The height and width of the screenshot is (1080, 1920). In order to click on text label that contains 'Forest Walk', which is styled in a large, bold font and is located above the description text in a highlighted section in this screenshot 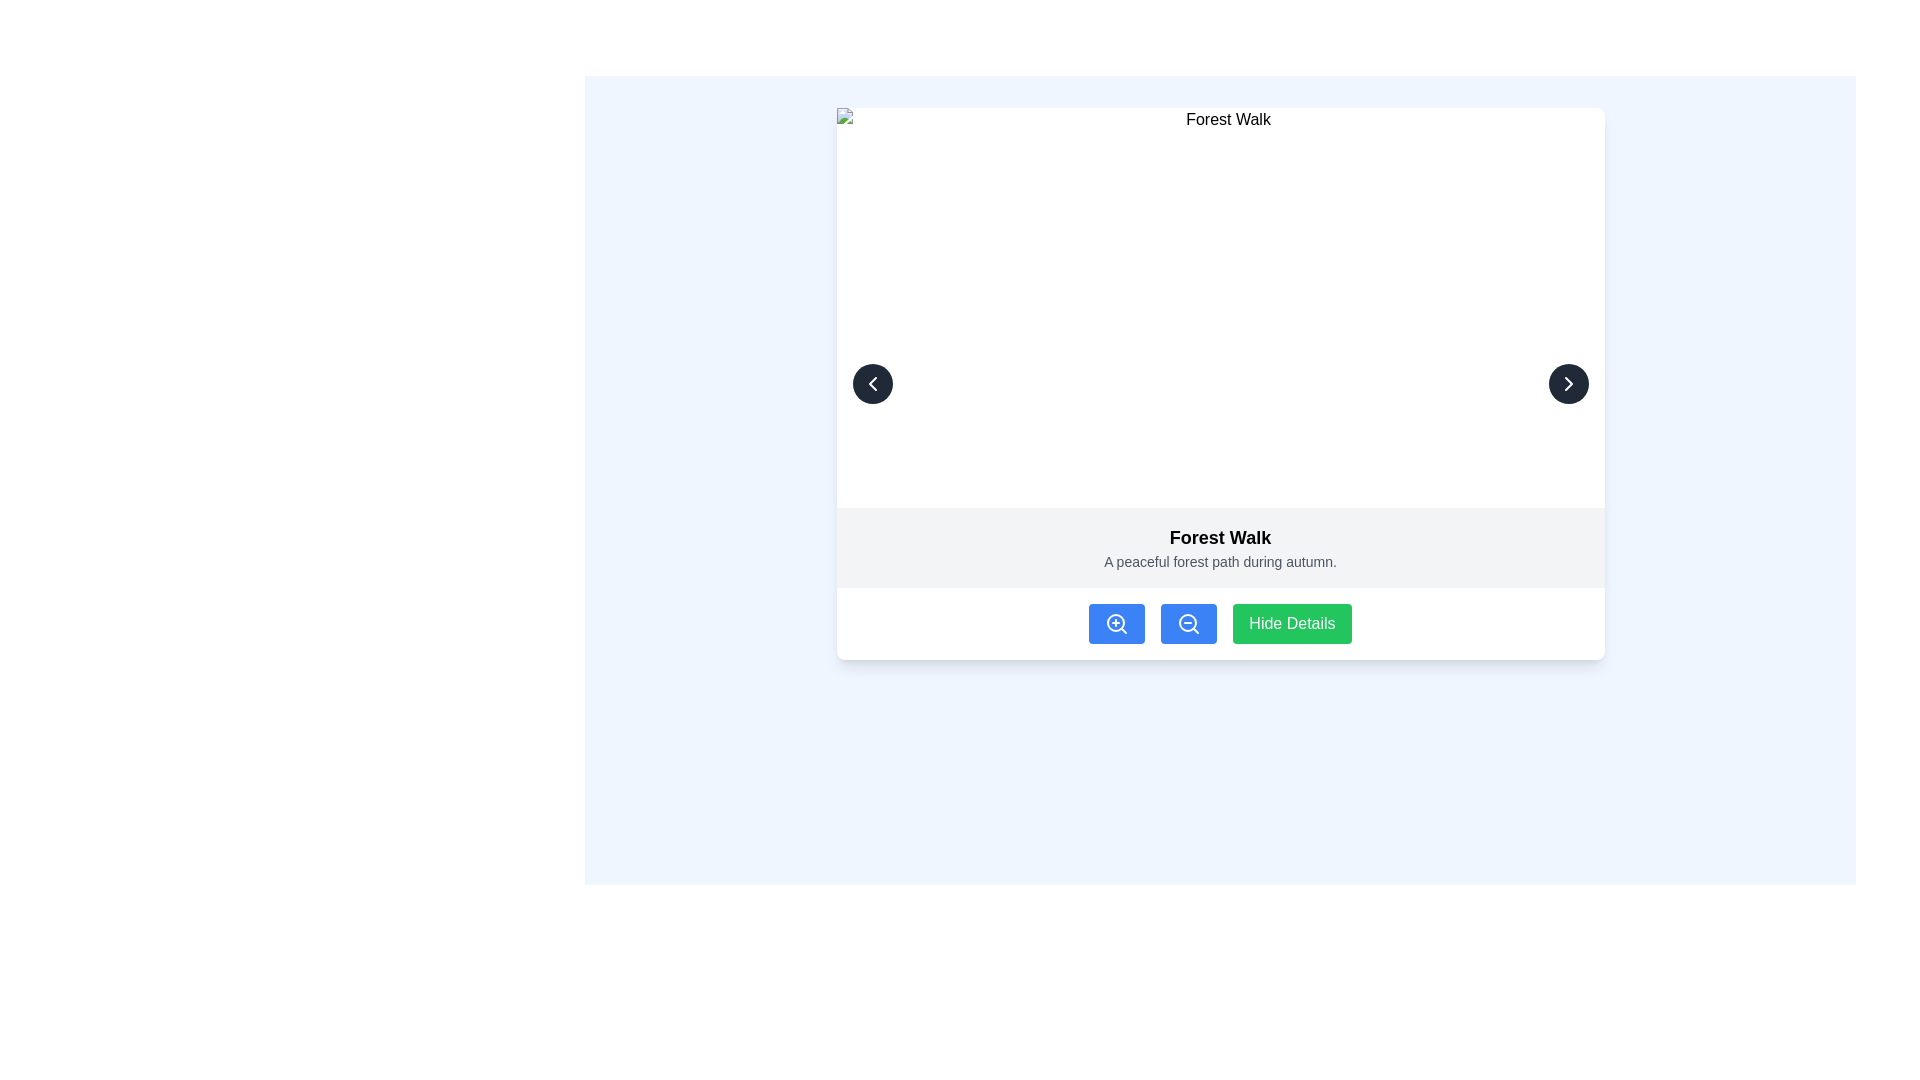, I will do `click(1219, 536)`.